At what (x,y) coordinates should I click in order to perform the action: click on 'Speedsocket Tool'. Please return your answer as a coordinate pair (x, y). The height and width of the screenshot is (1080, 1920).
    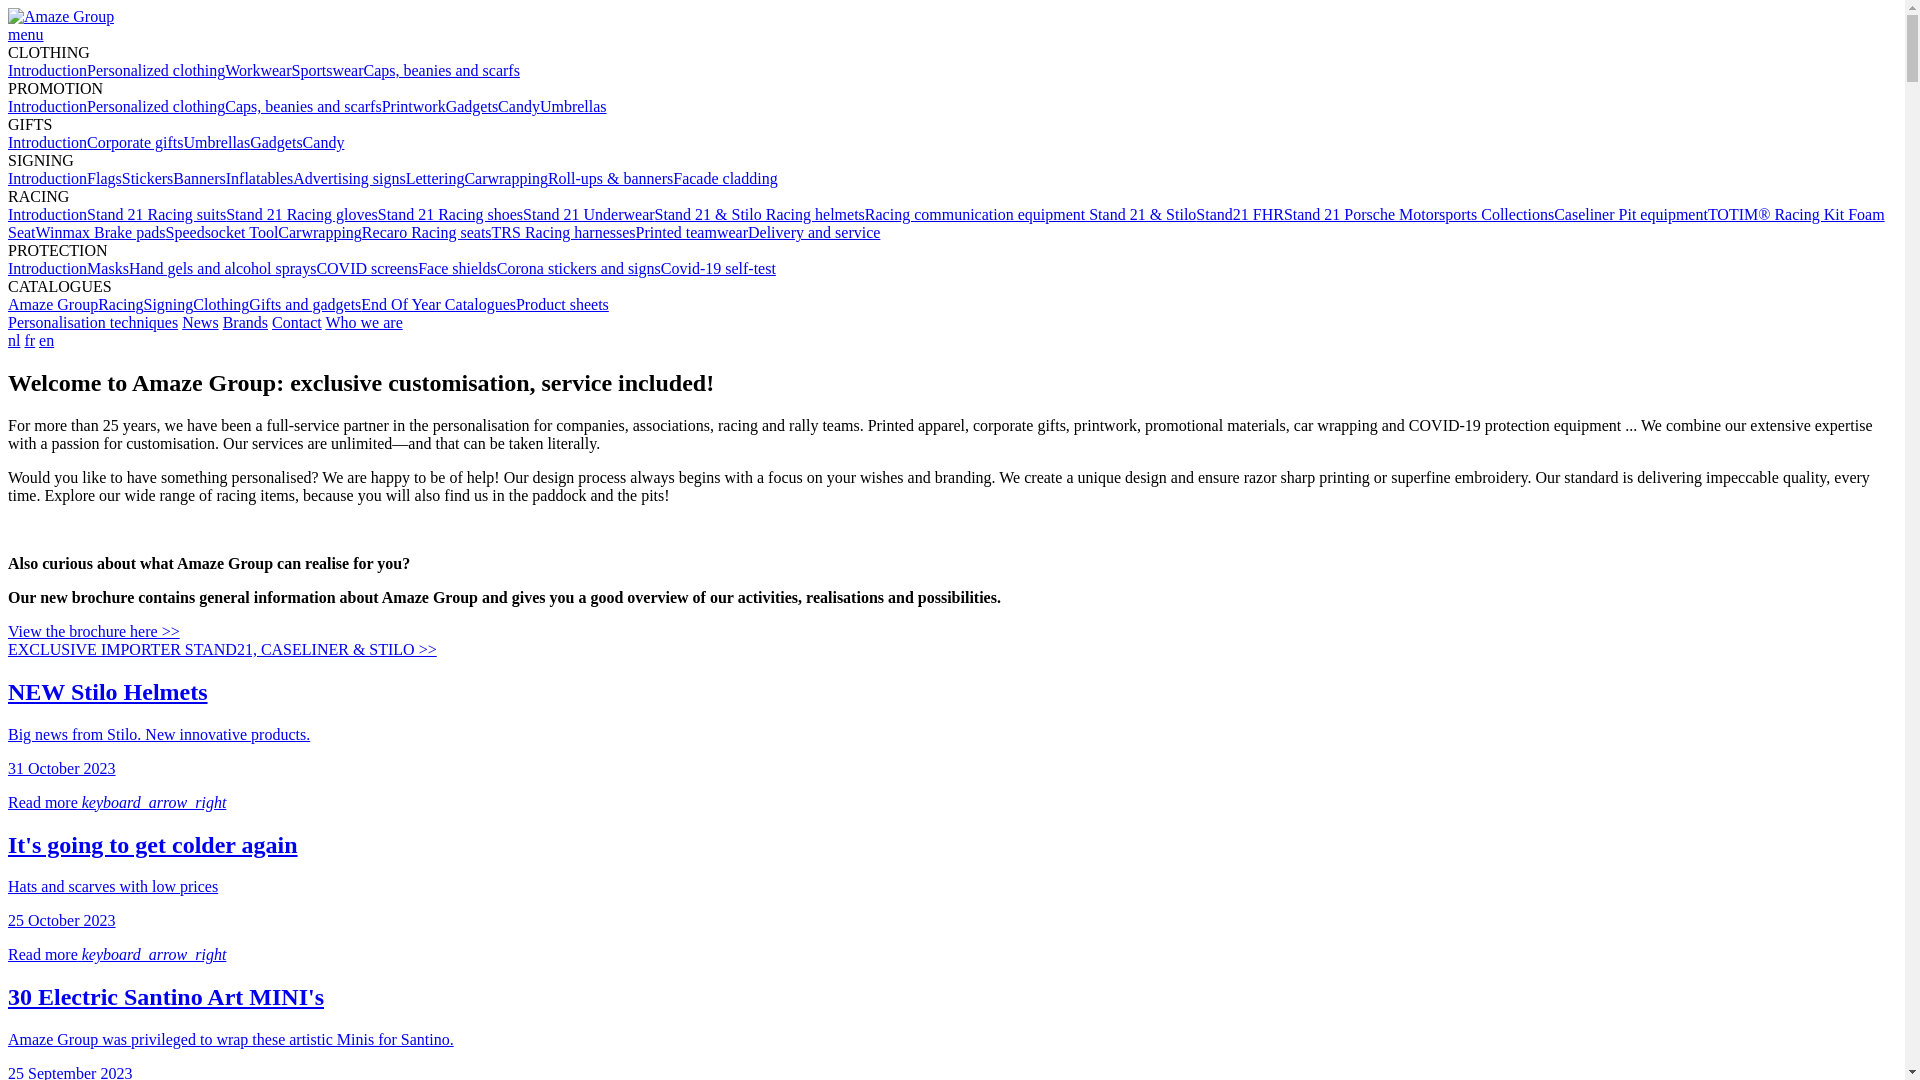
    Looking at the image, I should click on (222, 231).